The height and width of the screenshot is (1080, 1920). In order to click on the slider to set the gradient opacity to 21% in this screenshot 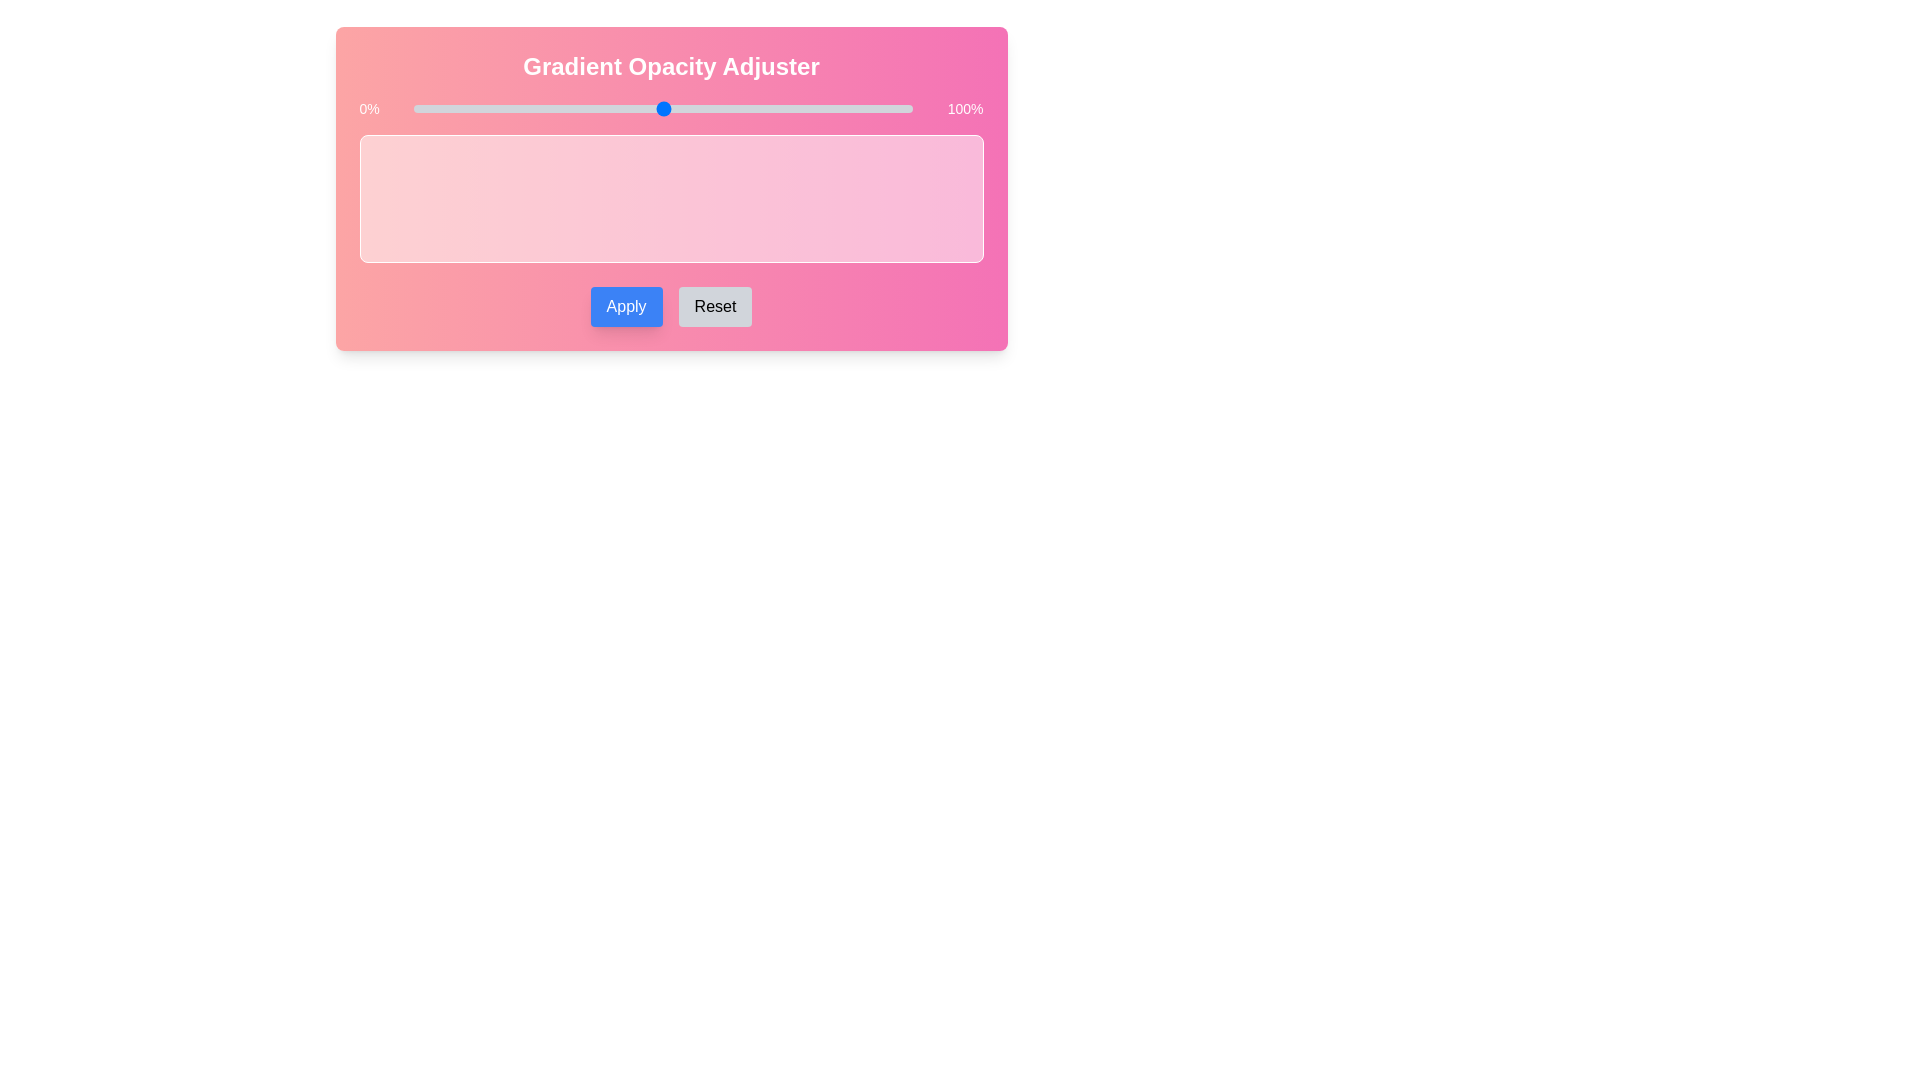, I will do `click(518, 108)`.